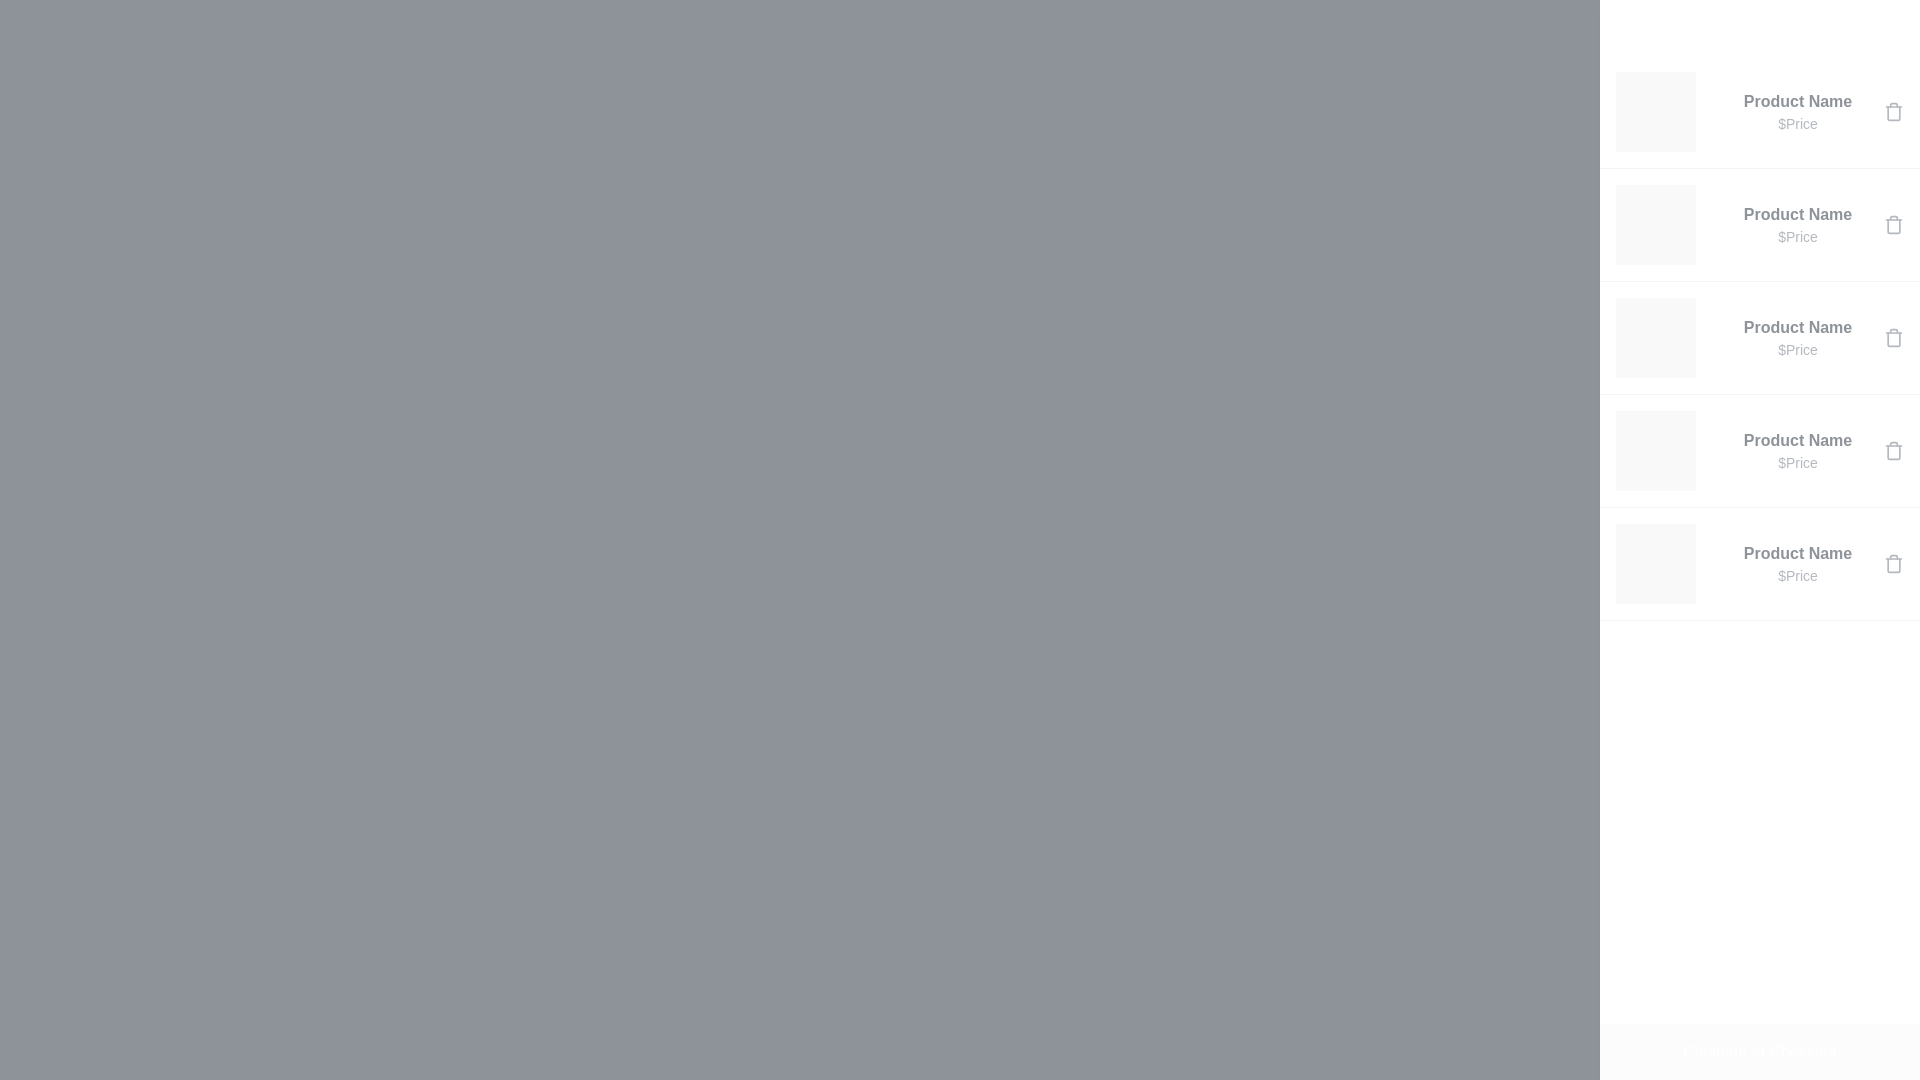 The width and height of the screenshot is (1920, 1080). I want to click on the body section of the trash bin icon, which symbolizes the delete action for the third product entry in the list, so click(1893, 338).